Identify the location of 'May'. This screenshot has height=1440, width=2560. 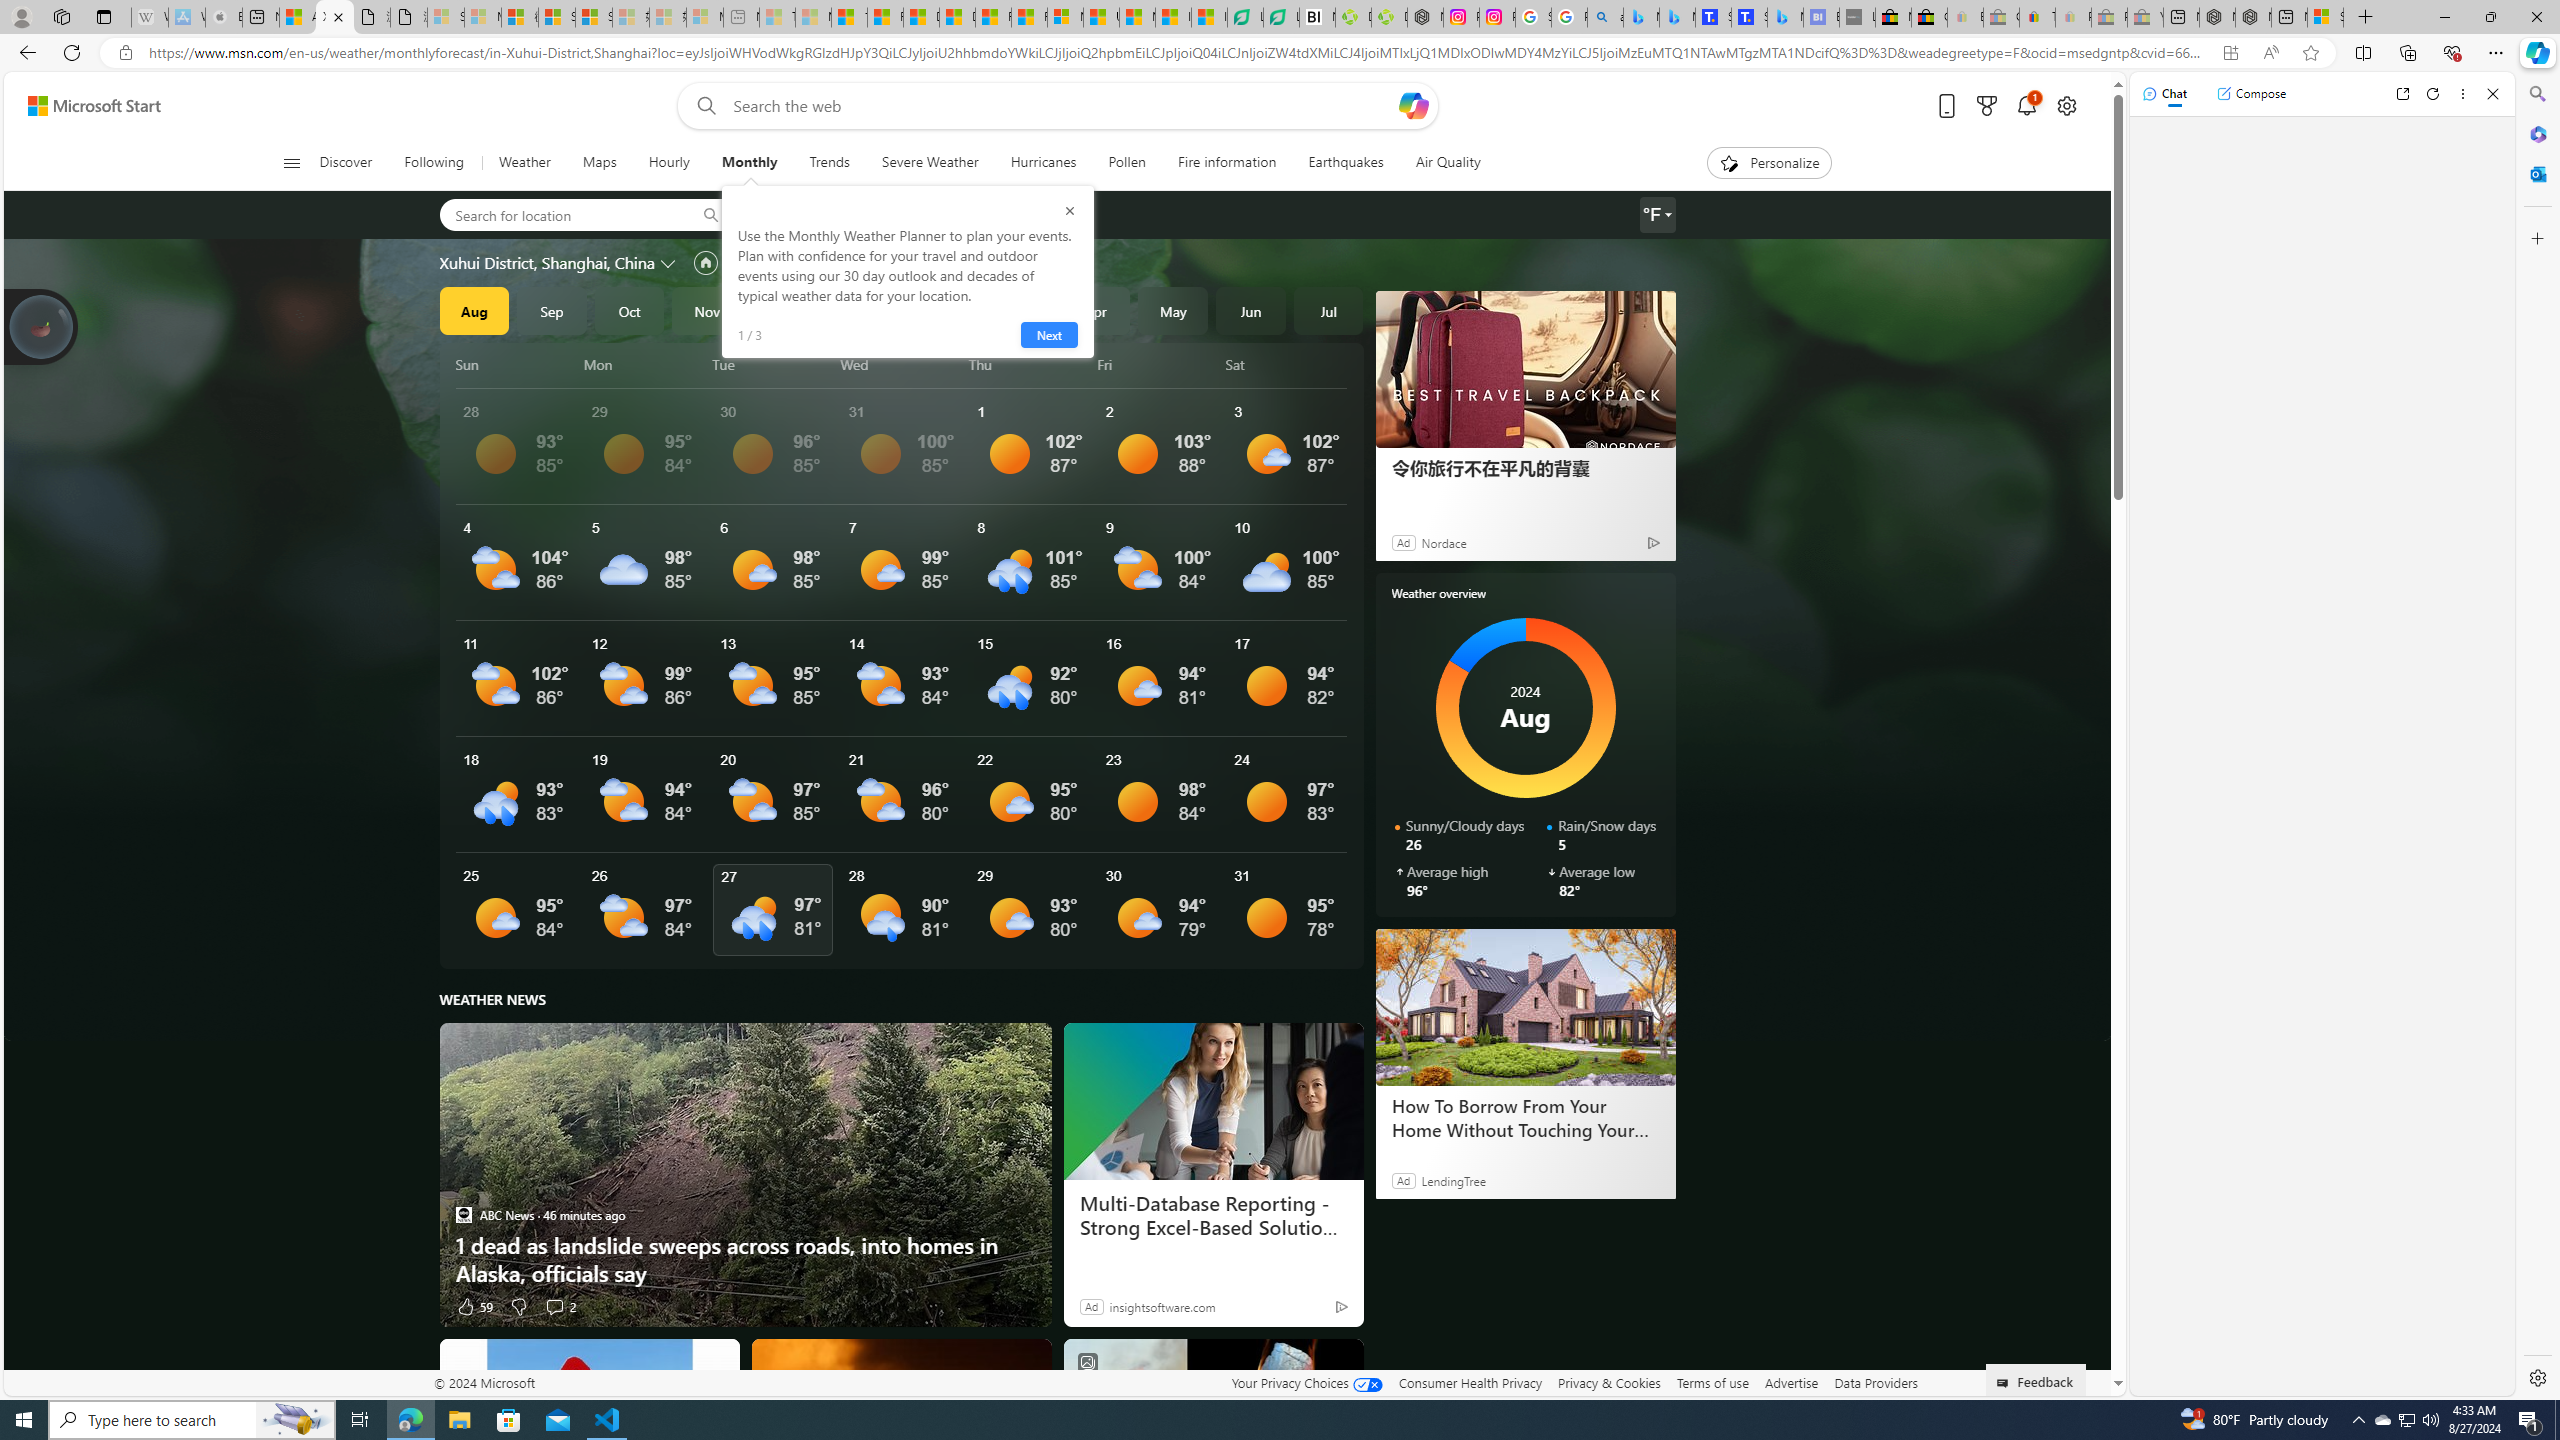
(1173, 310).